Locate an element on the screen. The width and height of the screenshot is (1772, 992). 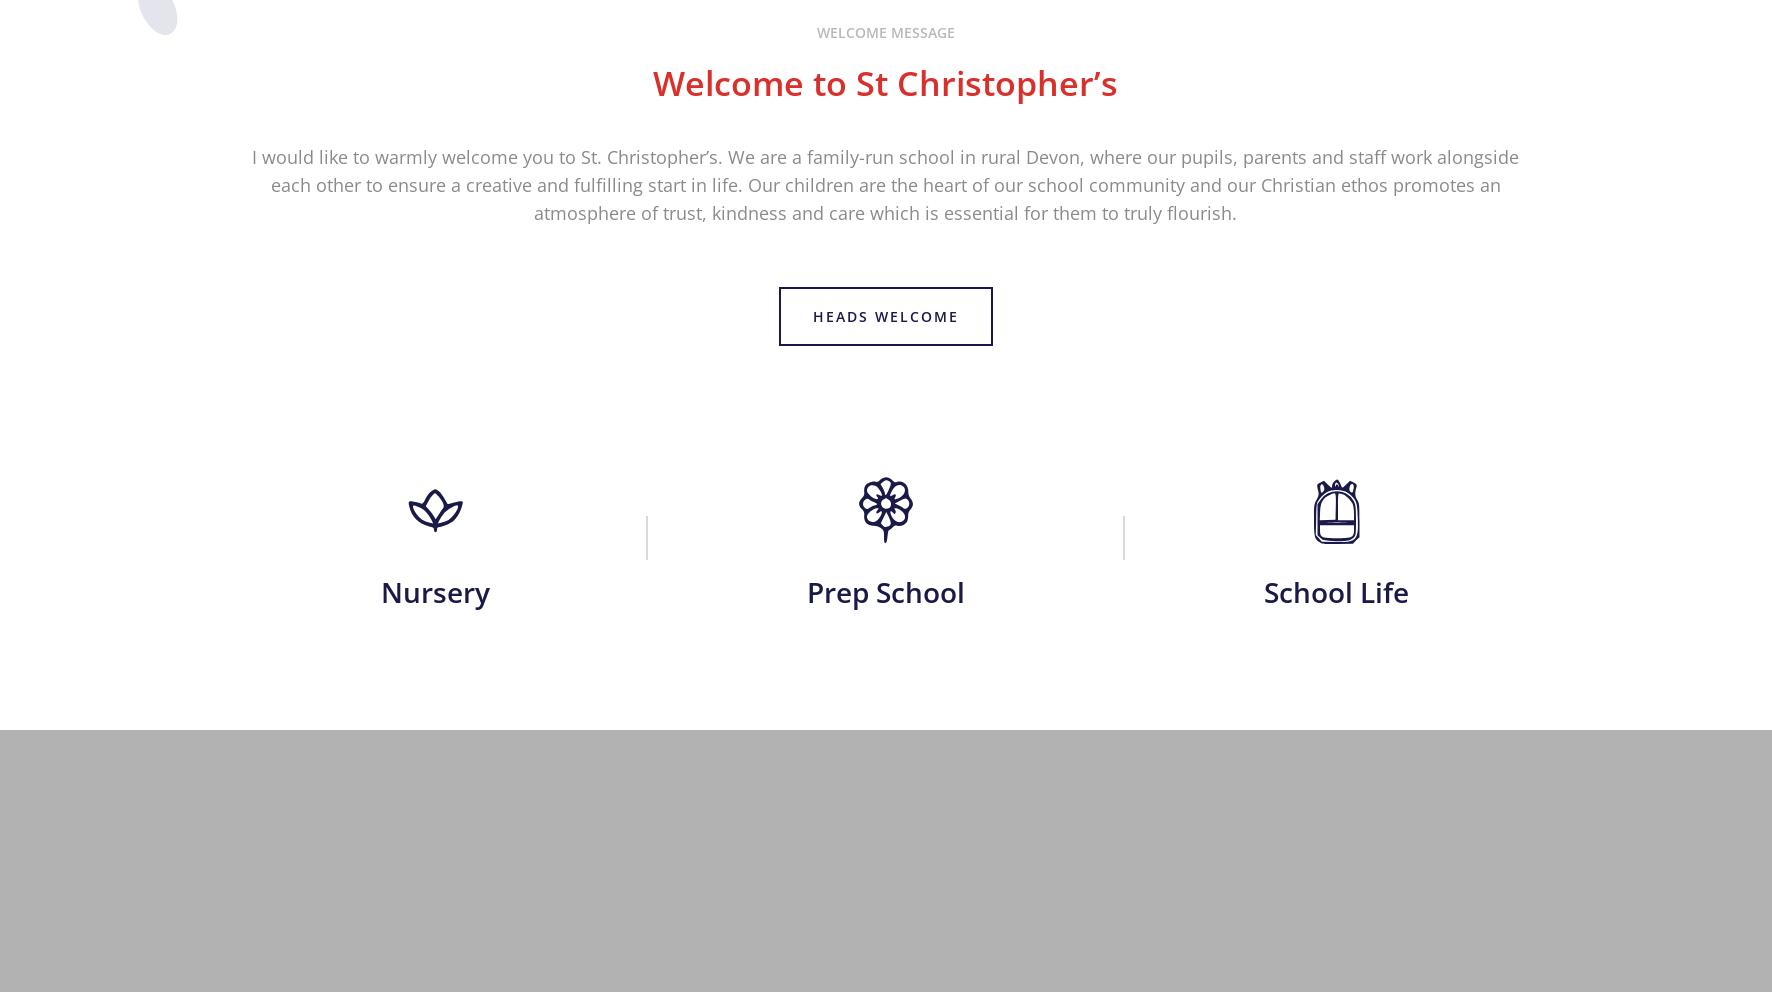
'© Copyright St Christophers Prep School & Nursery' is located at coordinates (254, 967).